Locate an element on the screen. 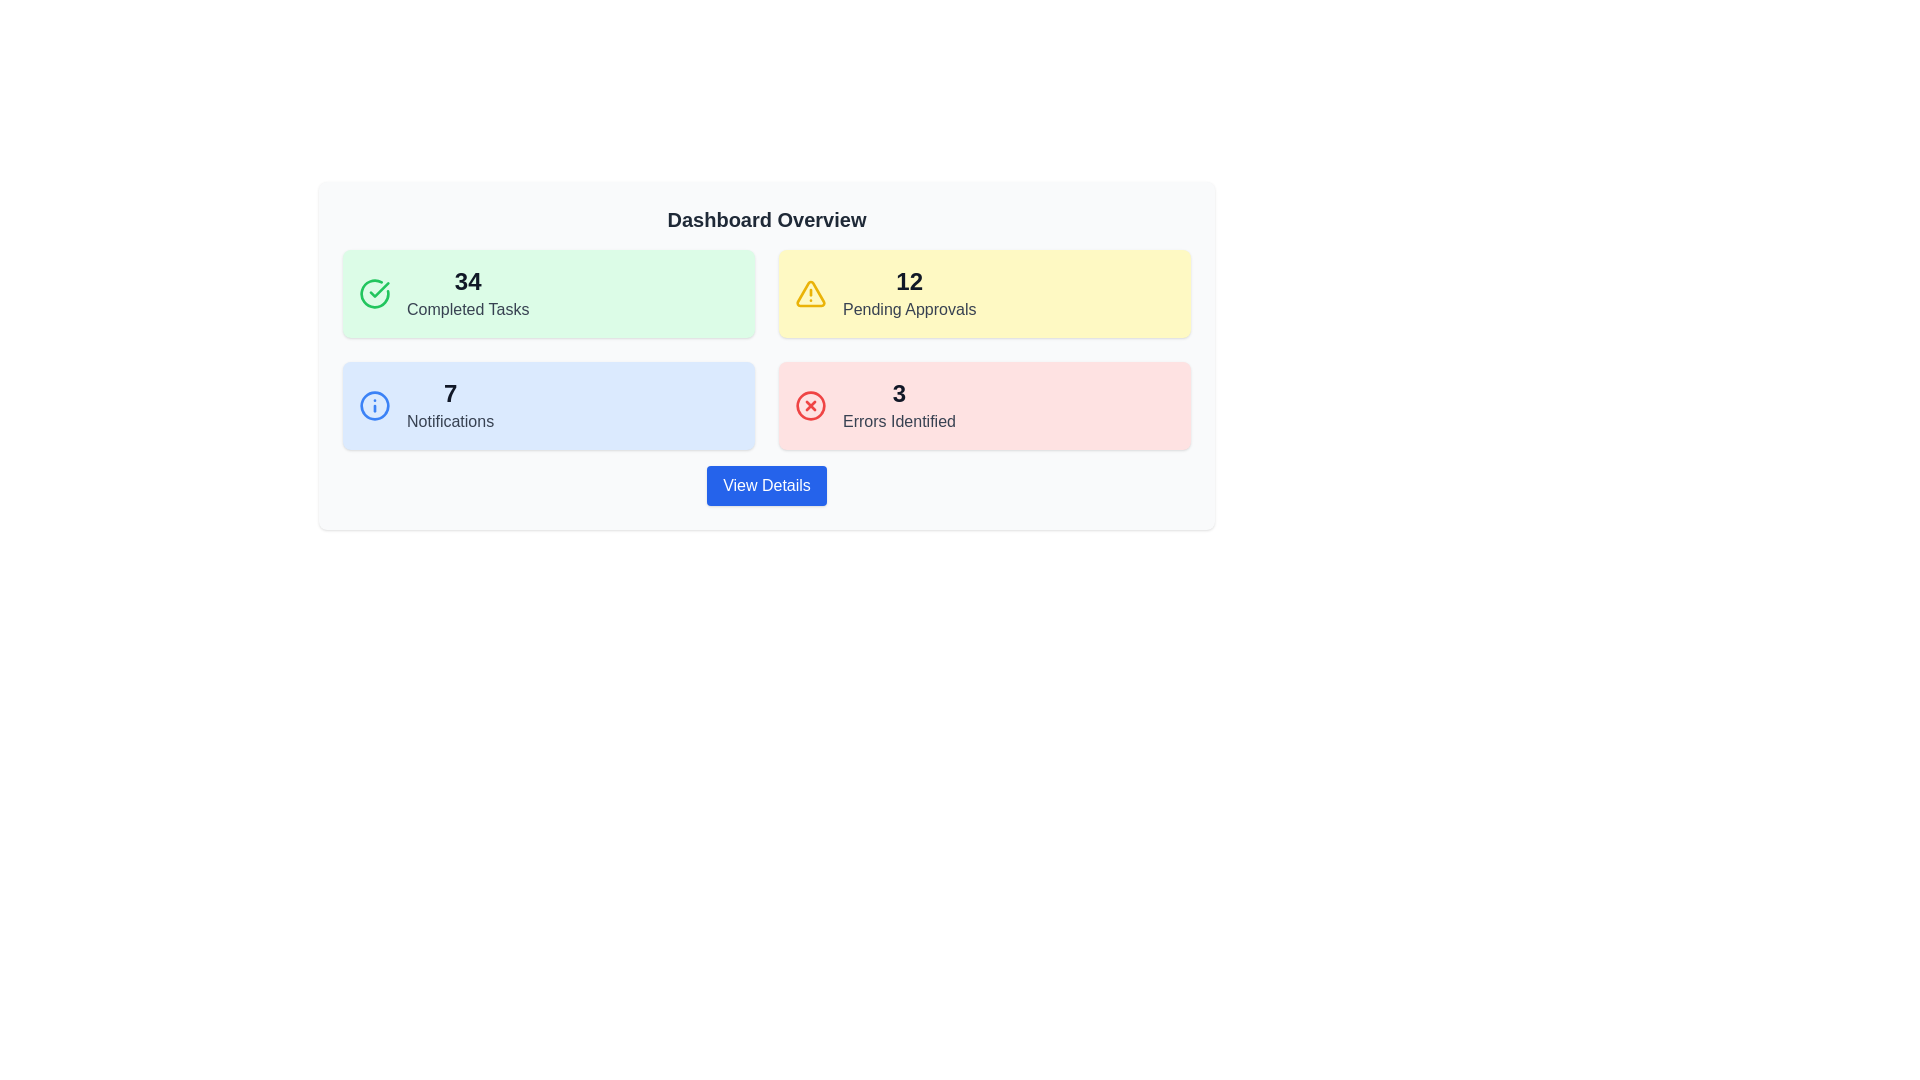 This screenshot has width=1920, height=1080. the static text label that describes the count of notifications, which is located at the bottom of the card displaying the number '7' is located at coordinates (449, 420).